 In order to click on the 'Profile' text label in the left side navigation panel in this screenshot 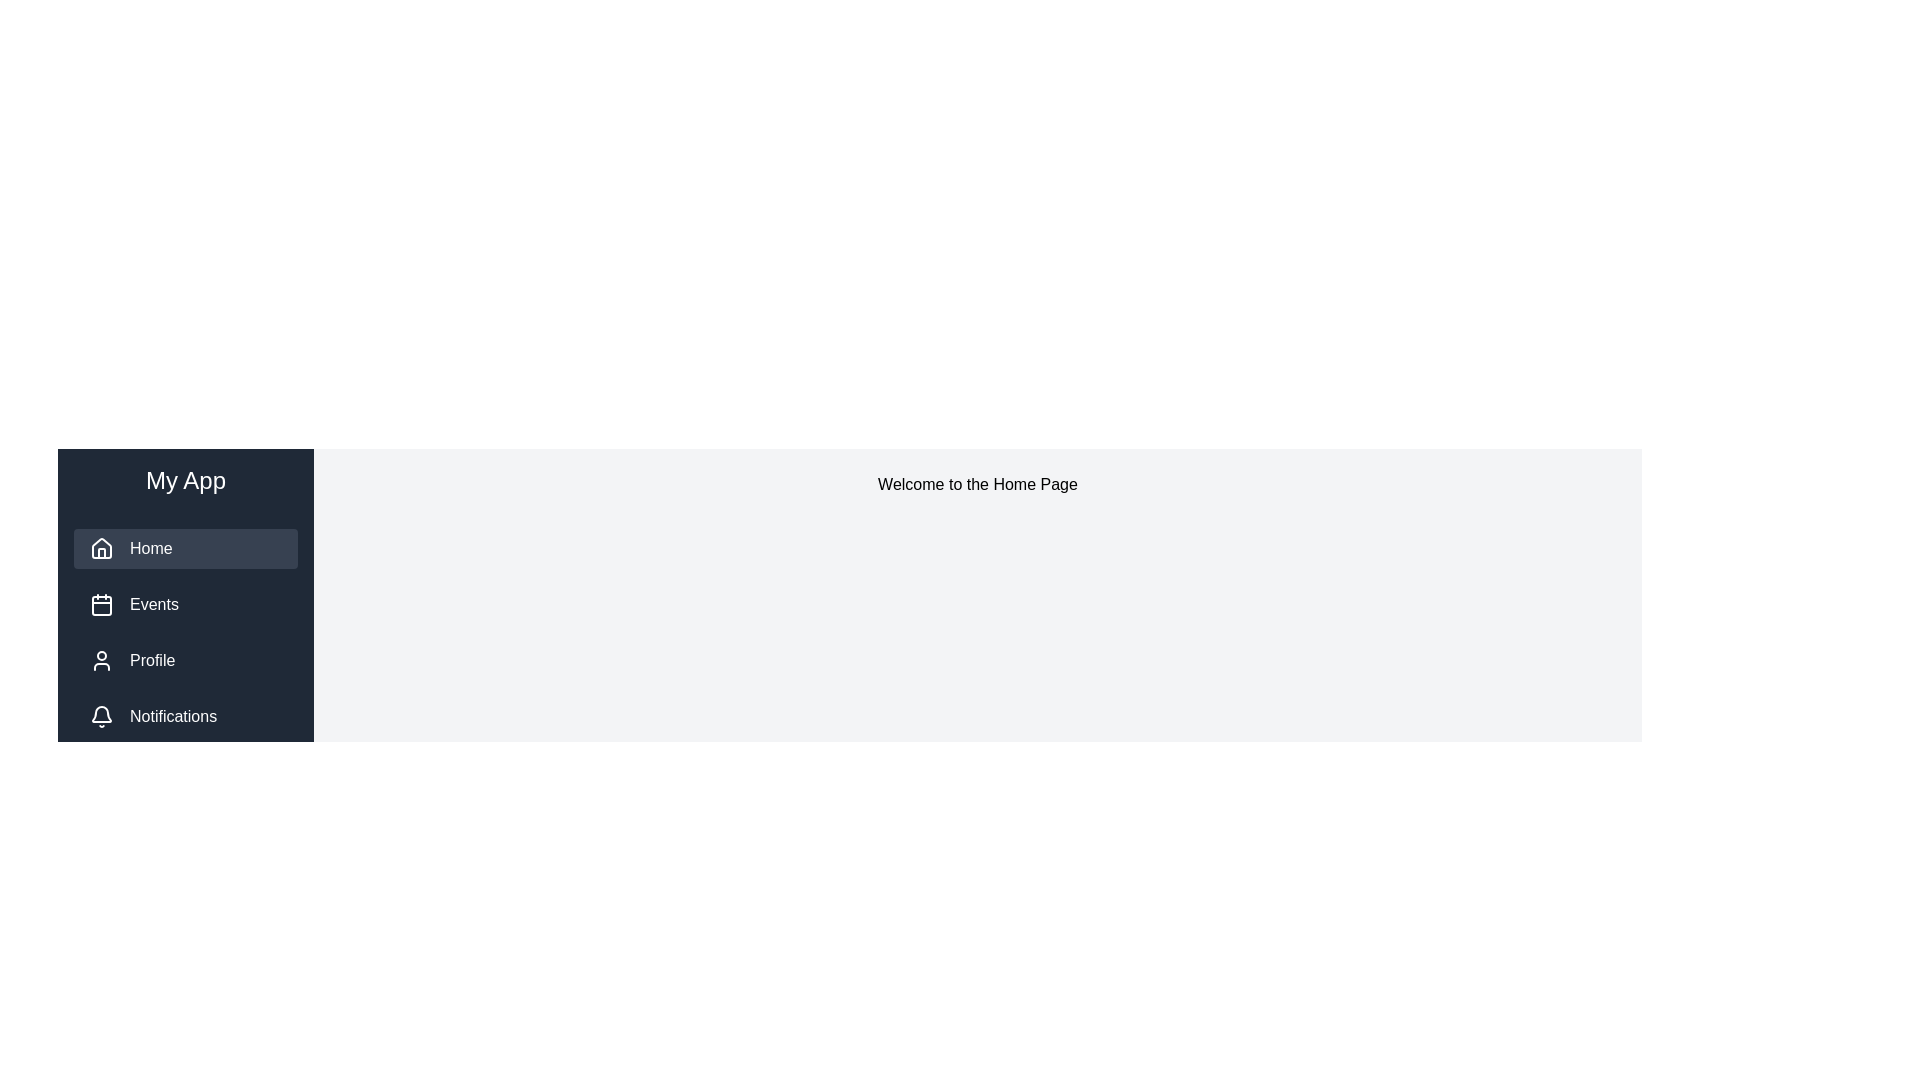, I will do `click(151, 660)`.